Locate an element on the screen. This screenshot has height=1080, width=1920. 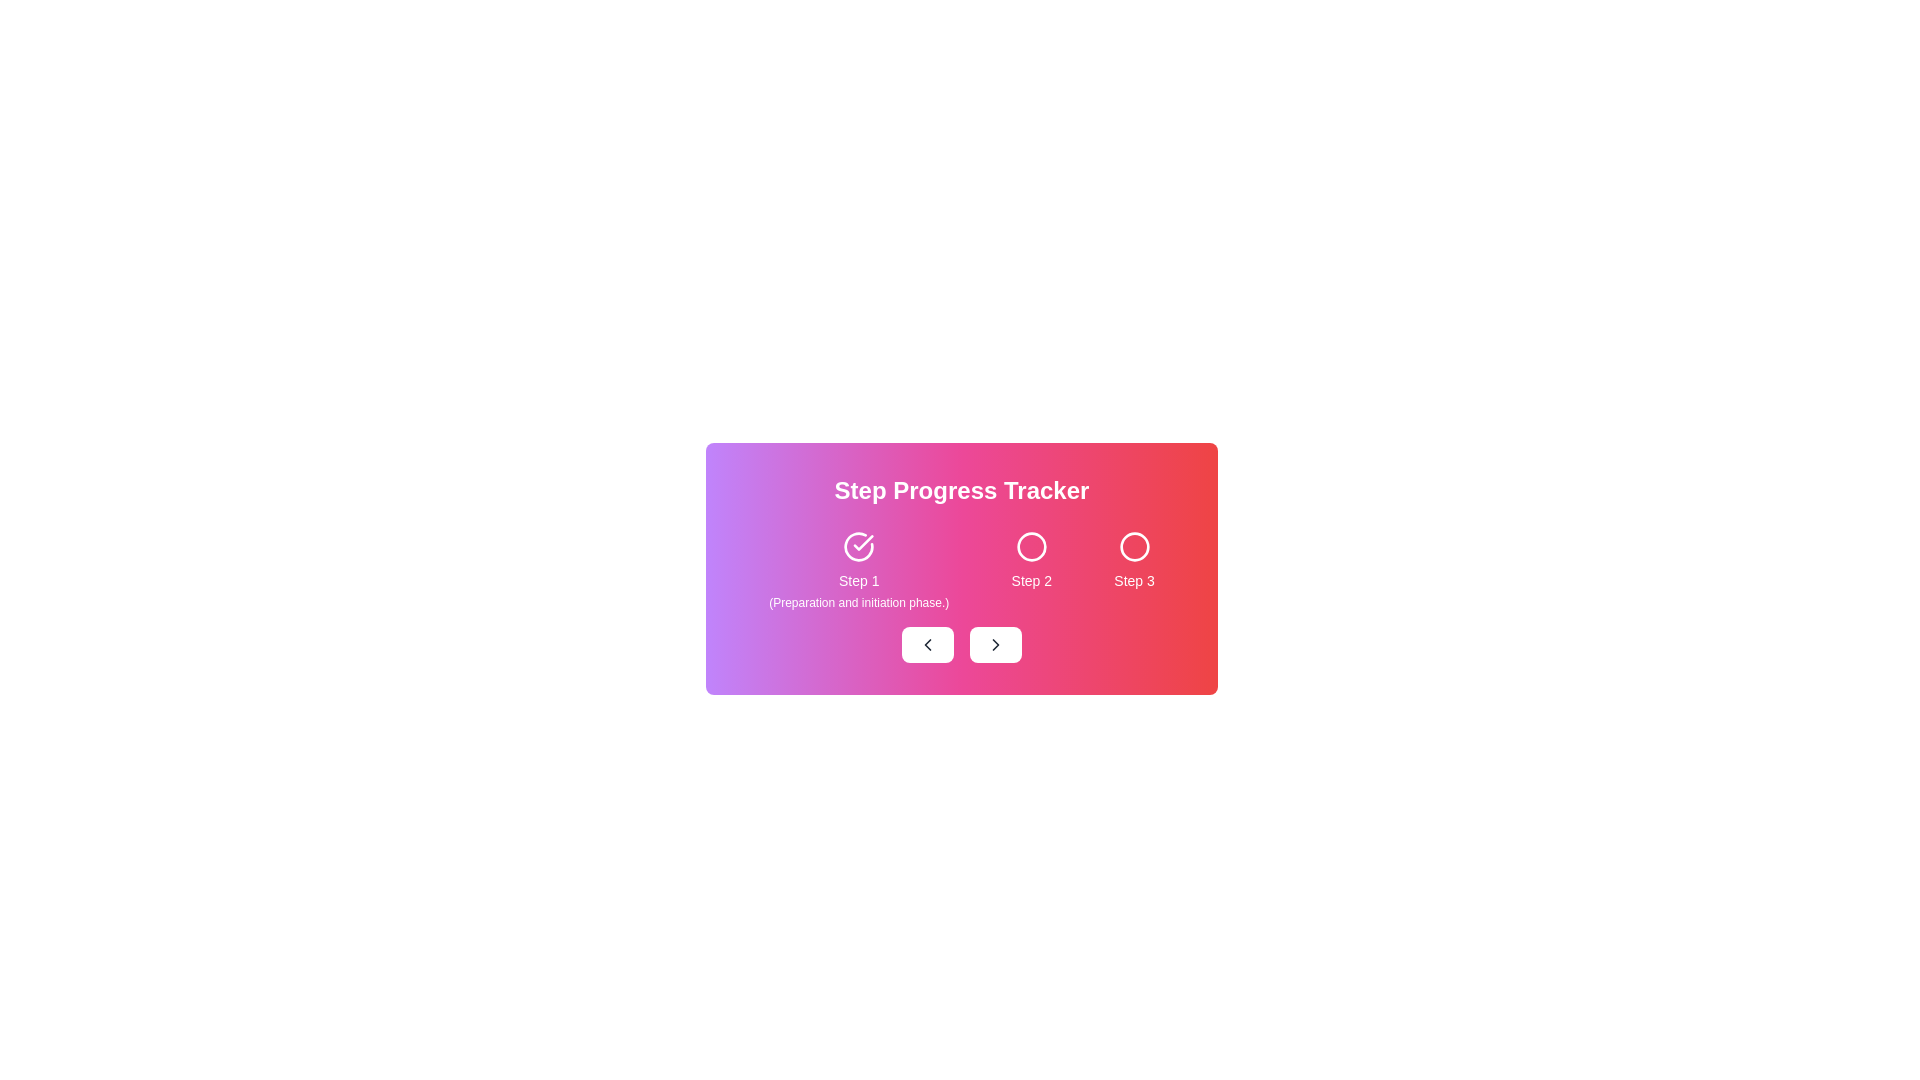
the first navigation button with a white background and gray text located at the bottom of the 'Step Progress Tracker' card is located at coordinates (926, 644).